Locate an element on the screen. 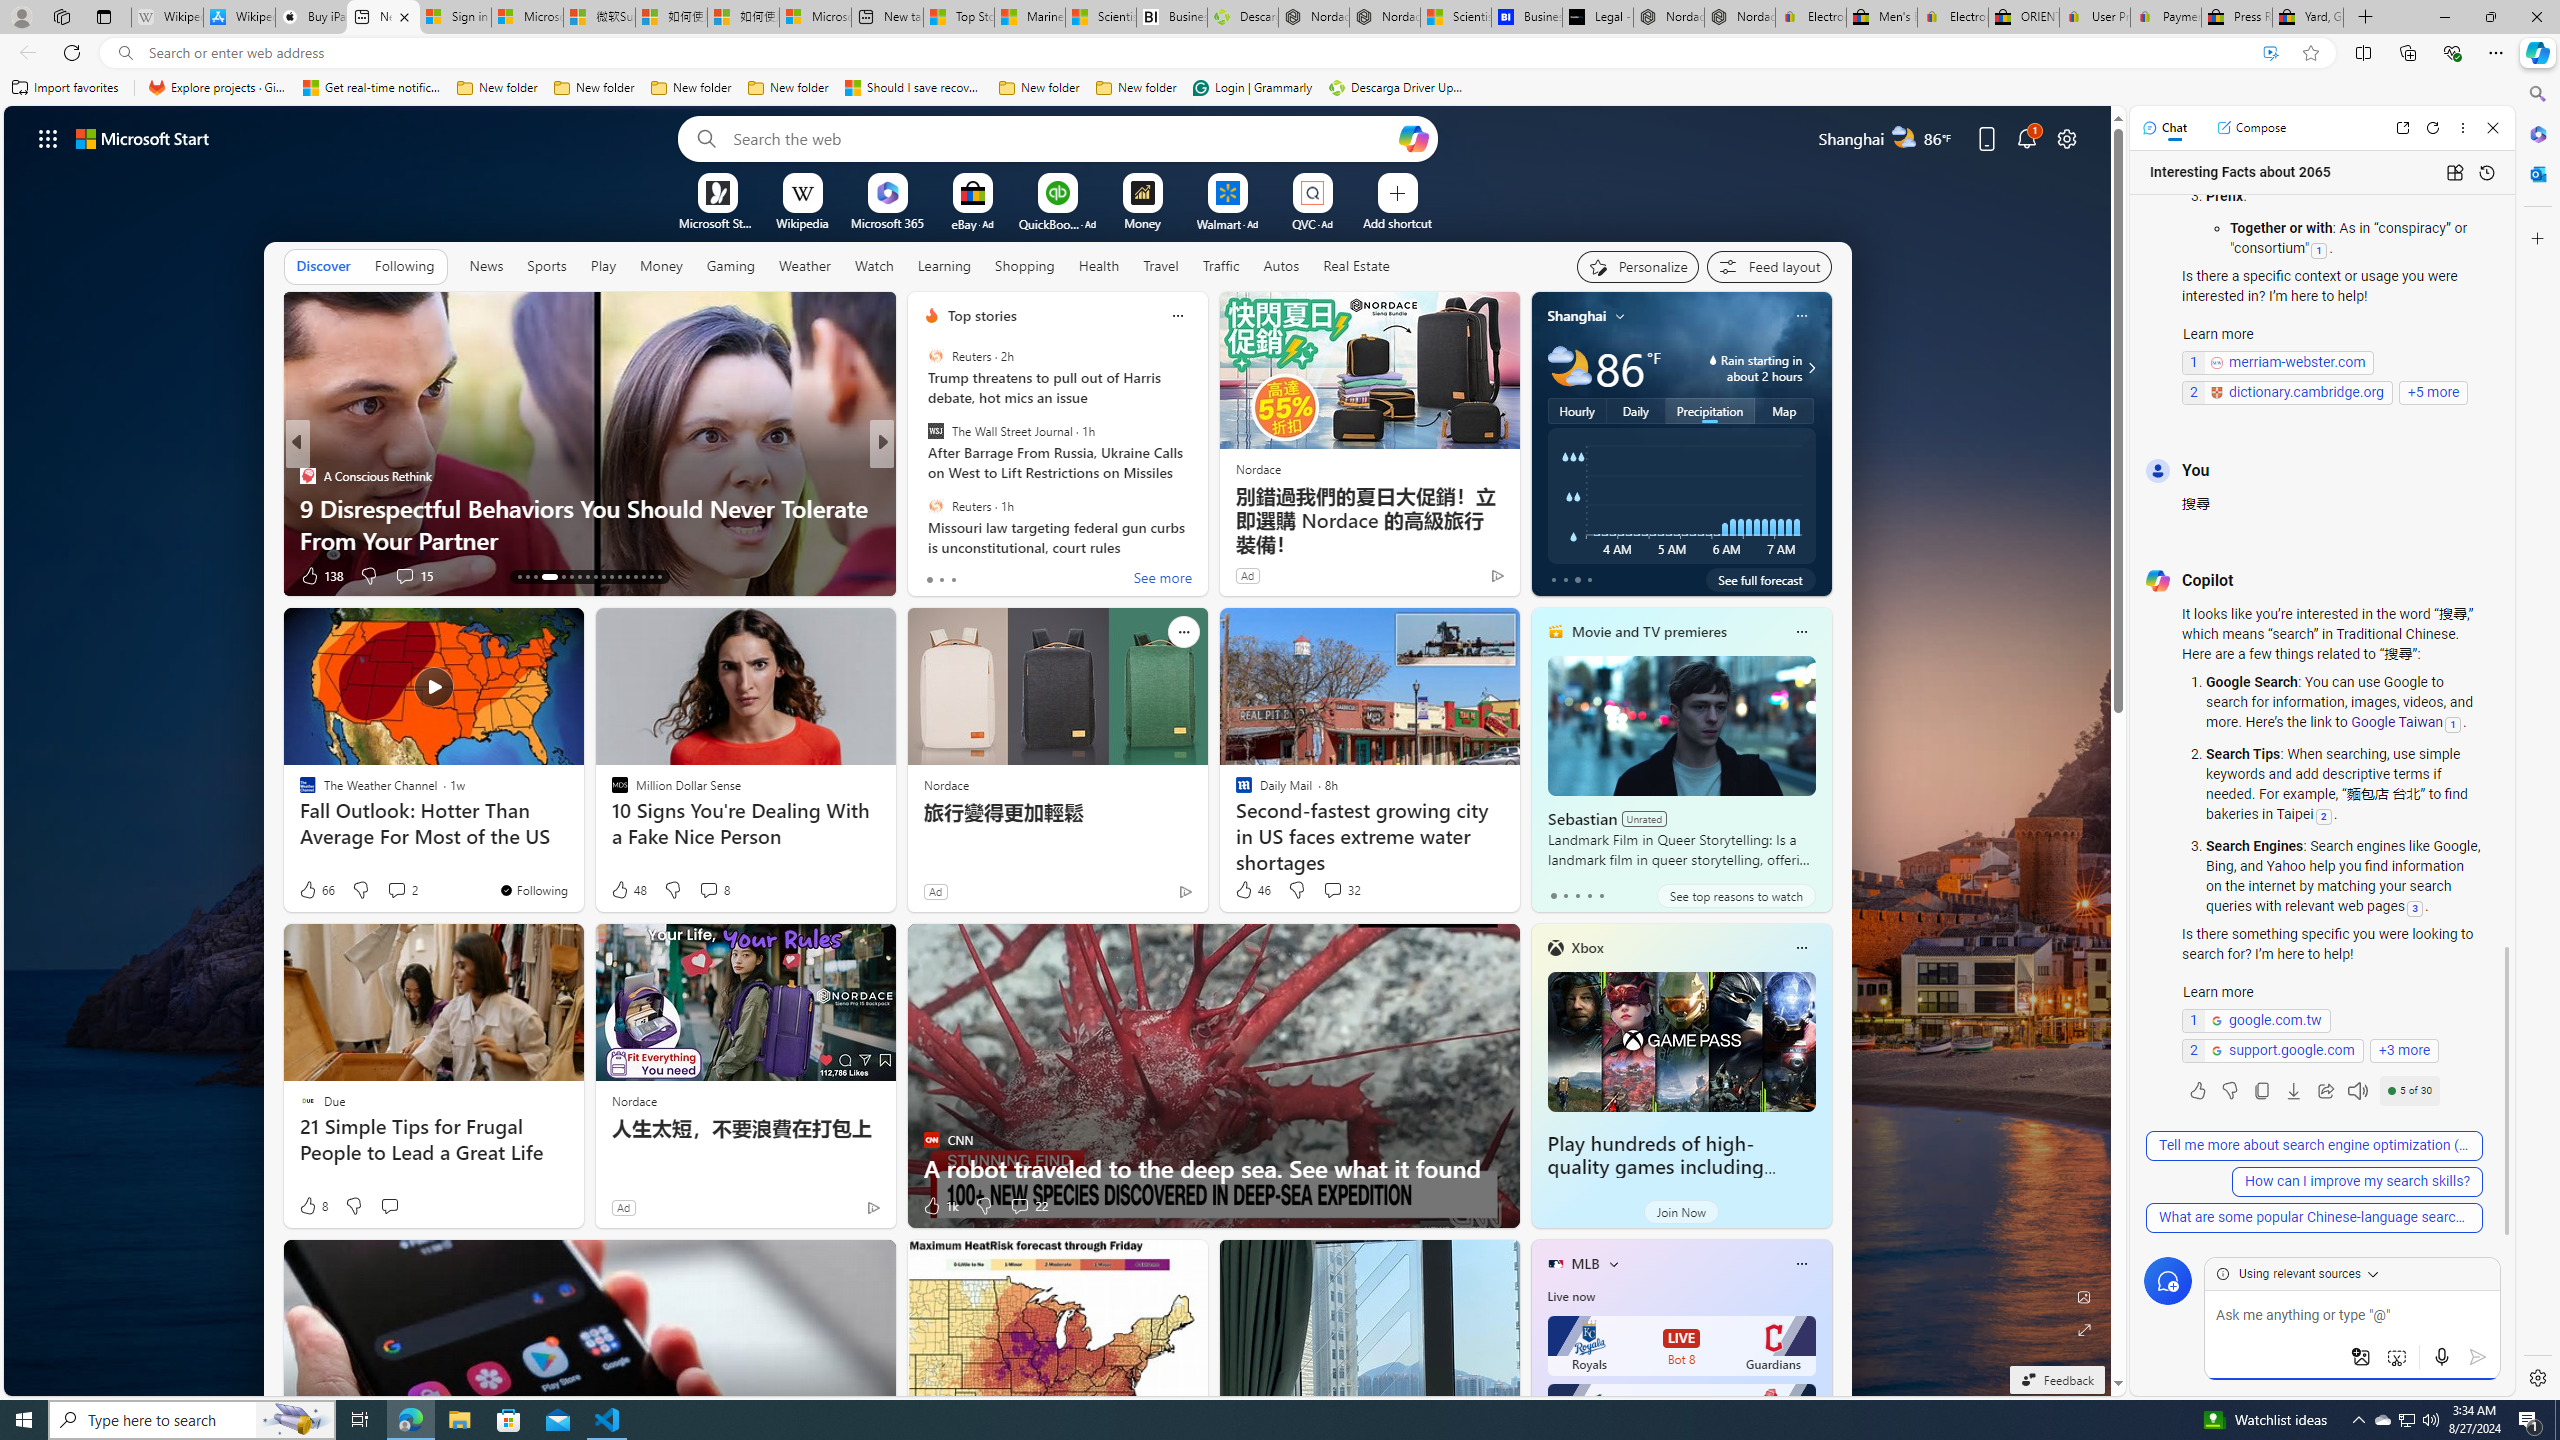  'Search icon' is located at coordinates (125, 53).